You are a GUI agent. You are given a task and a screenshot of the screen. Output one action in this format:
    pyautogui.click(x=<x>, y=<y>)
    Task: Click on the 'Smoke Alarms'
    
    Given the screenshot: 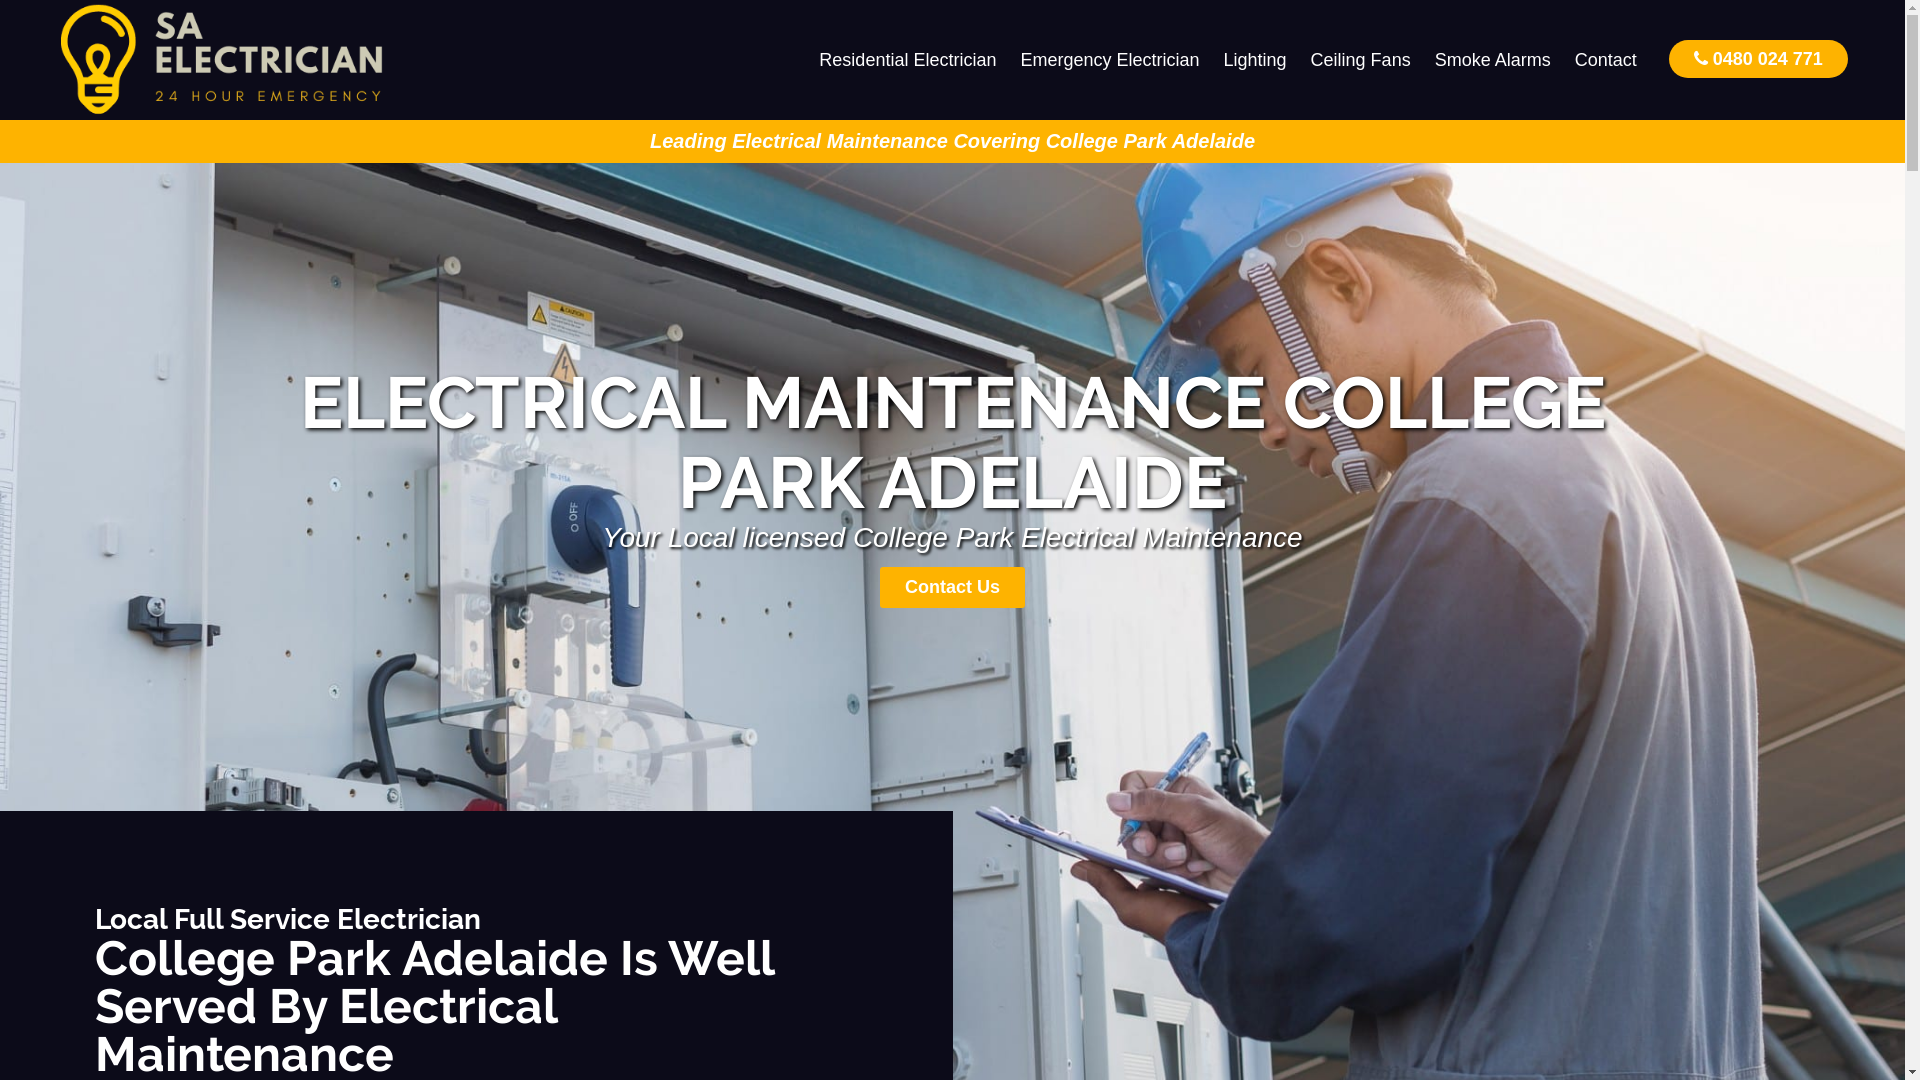 What is the action you would take?
    pyautogui.click(x=1492, y=59)
    